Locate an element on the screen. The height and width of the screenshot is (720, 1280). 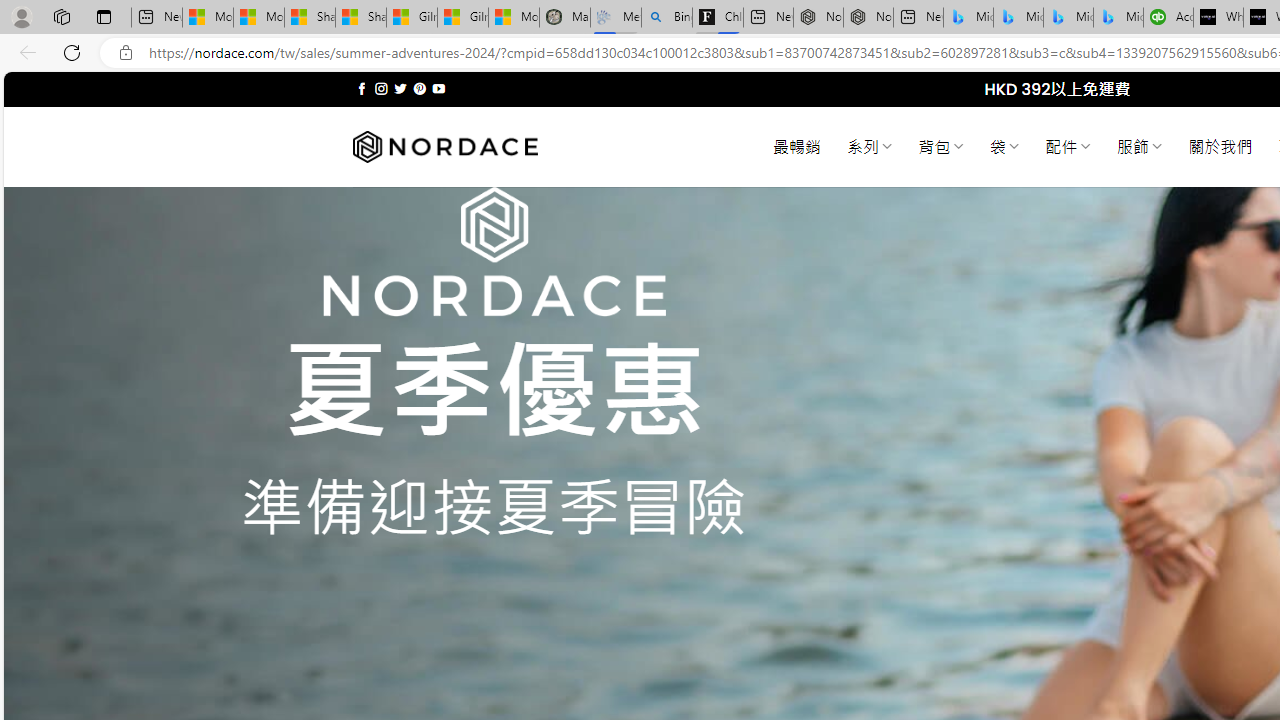
'Personal Profile' is located at coordinates (21, 16).